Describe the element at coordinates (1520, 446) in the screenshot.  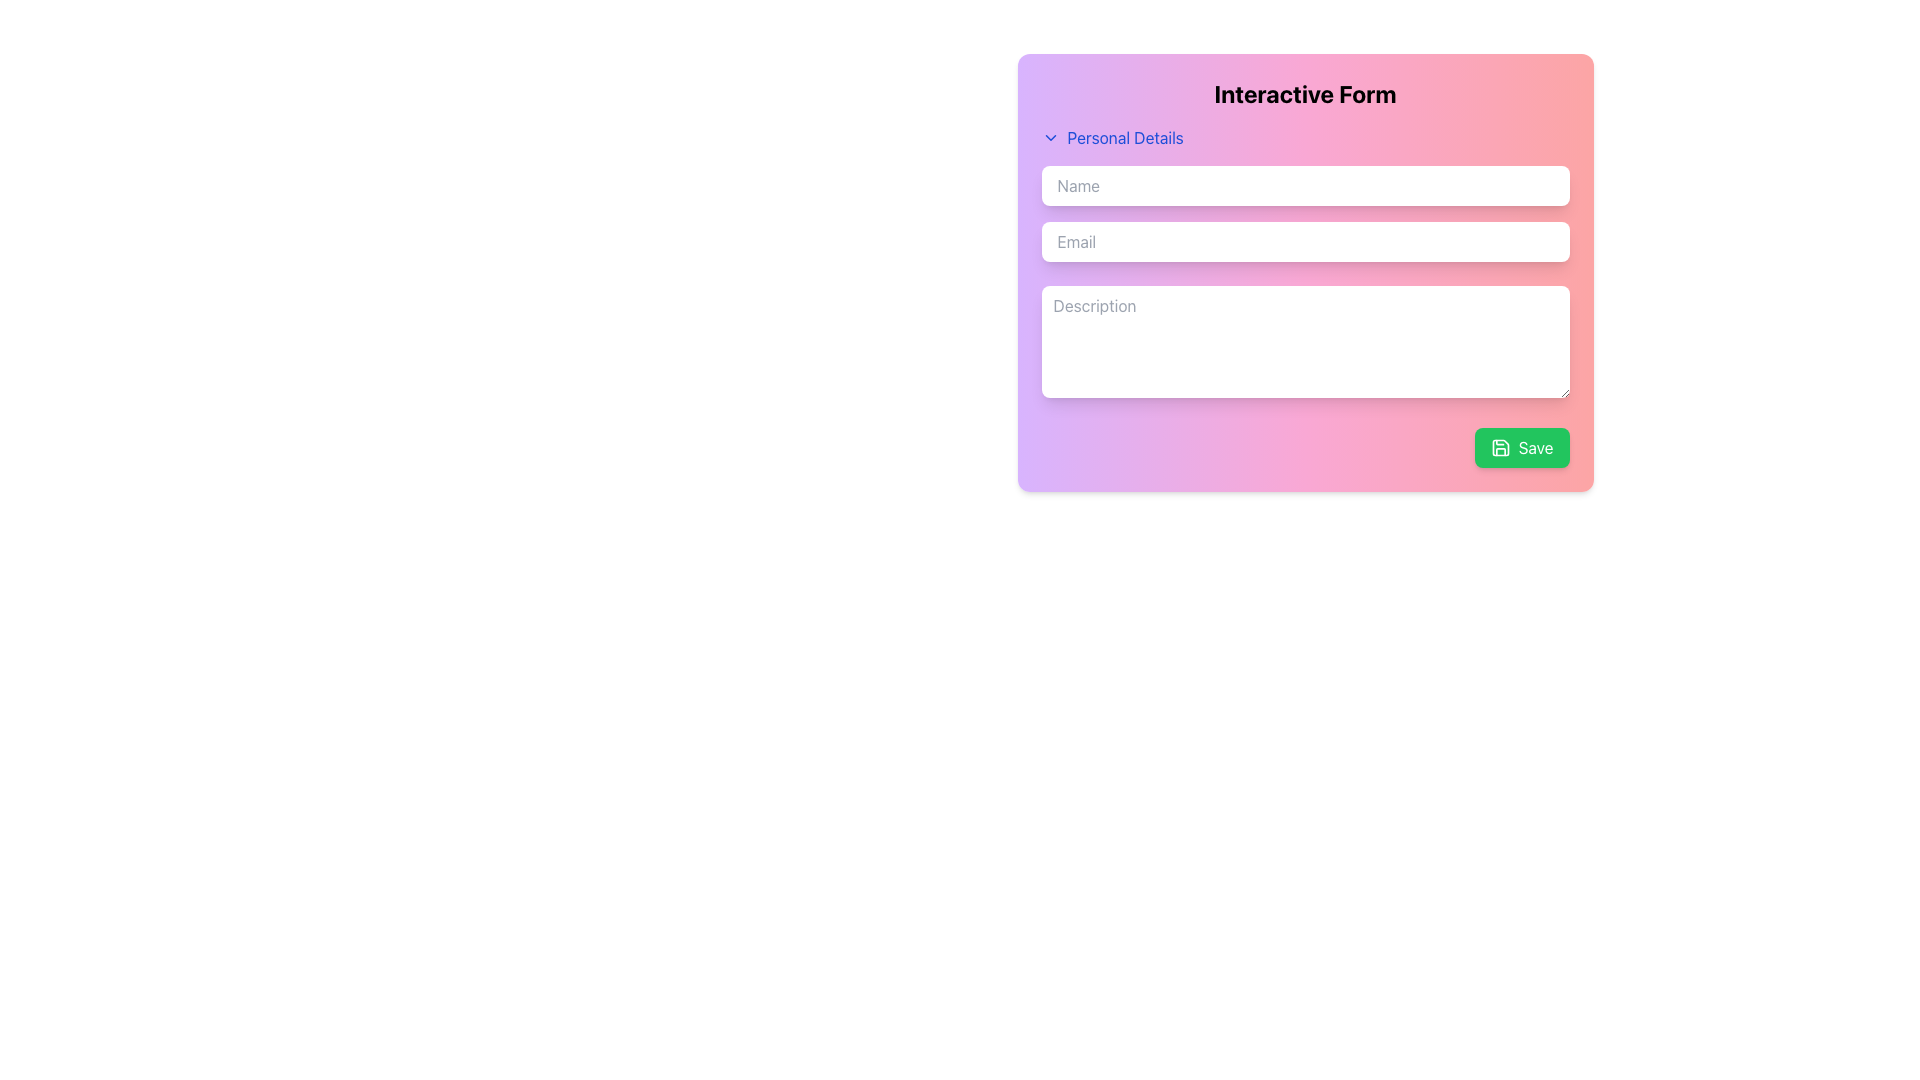
I see `the 'Save' button with a green background located at the bottom-right corner of the card interface` at that location.